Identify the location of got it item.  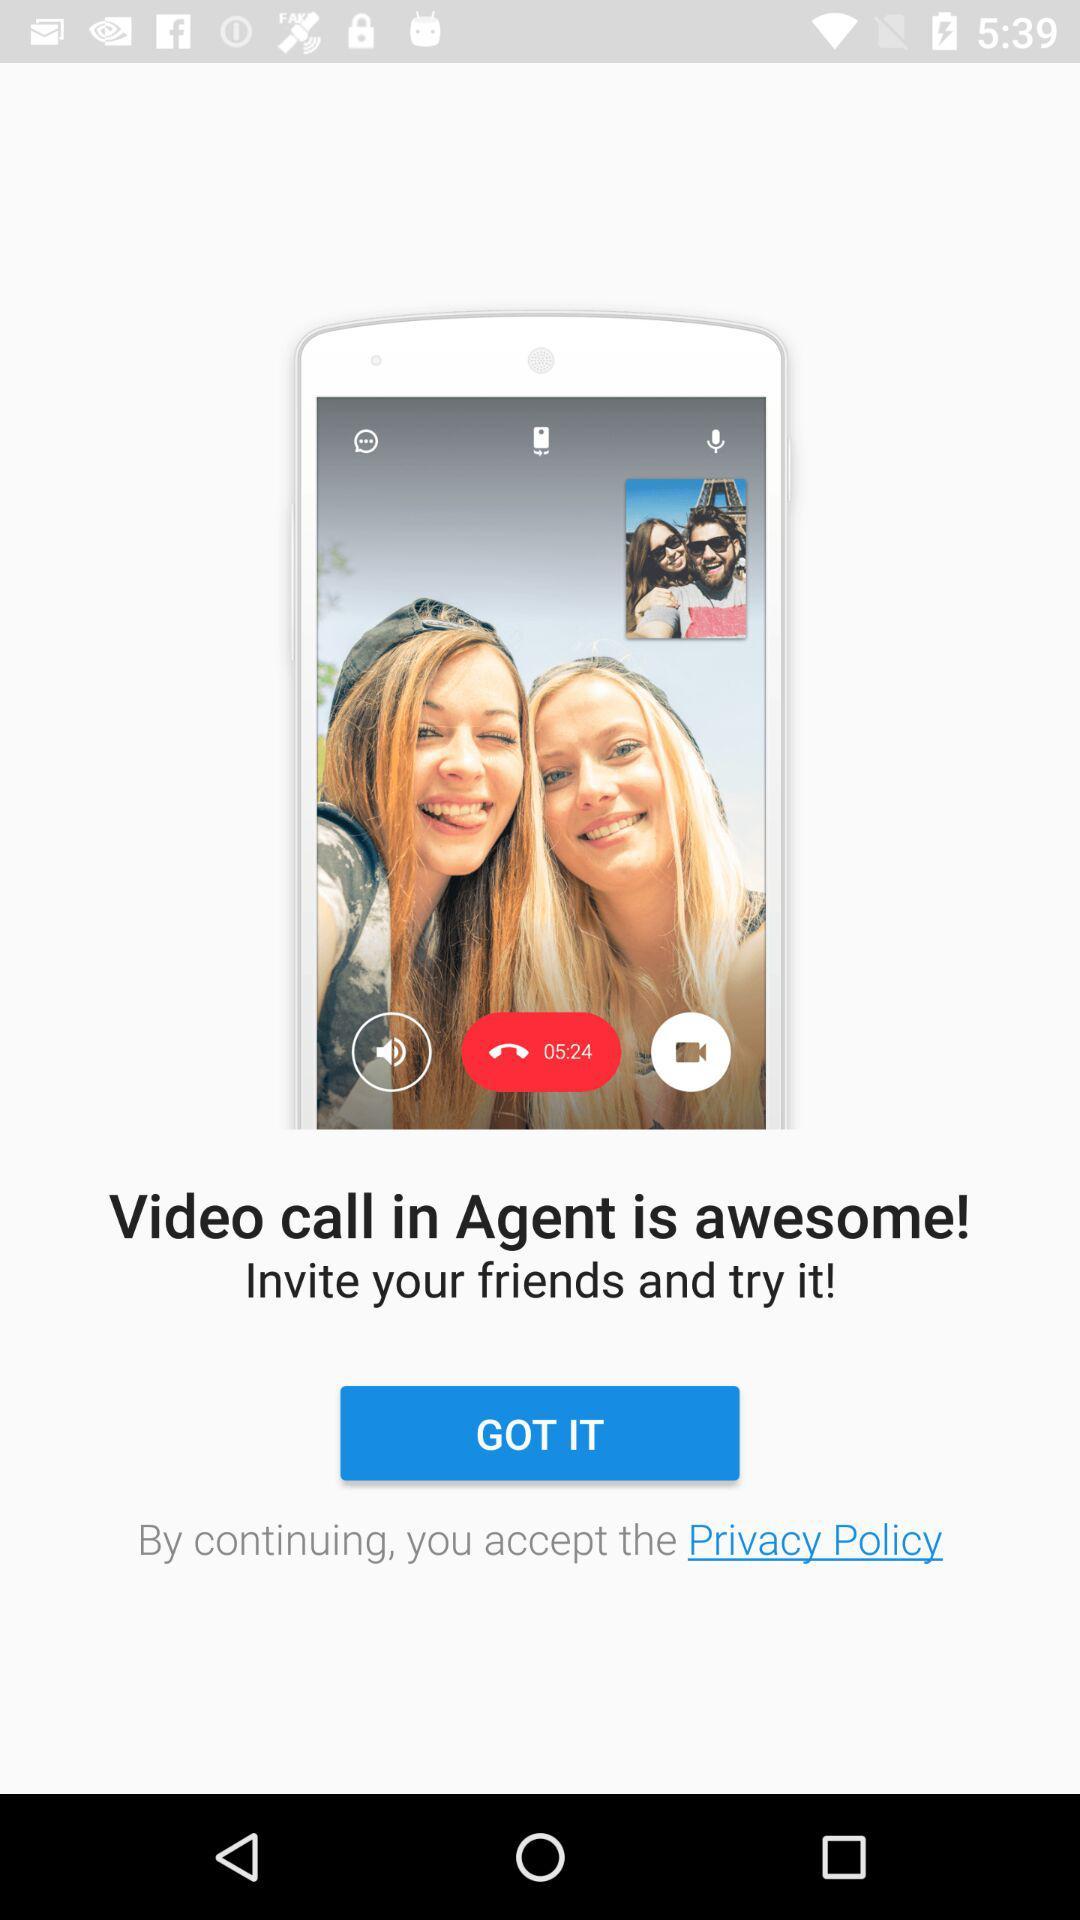
(540, 1432).